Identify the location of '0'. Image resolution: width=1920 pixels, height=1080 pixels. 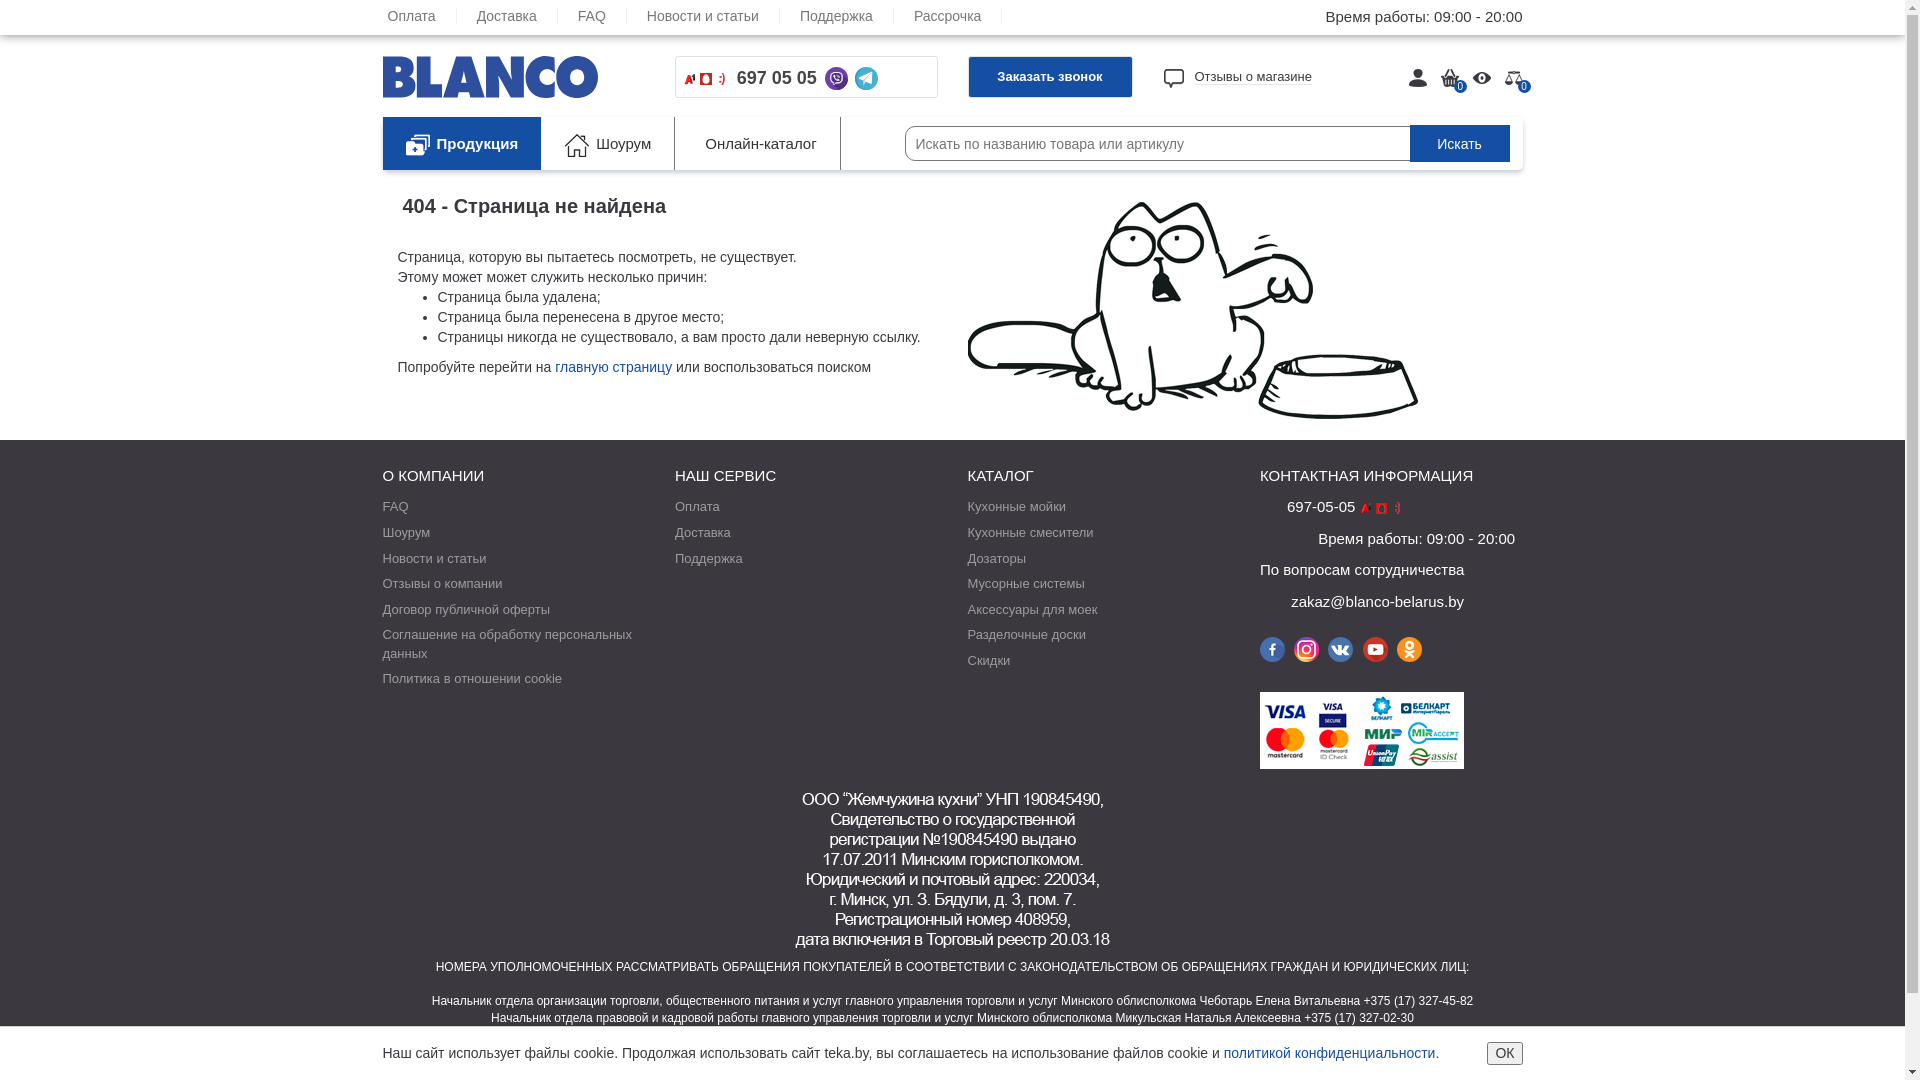
(1512, 76).